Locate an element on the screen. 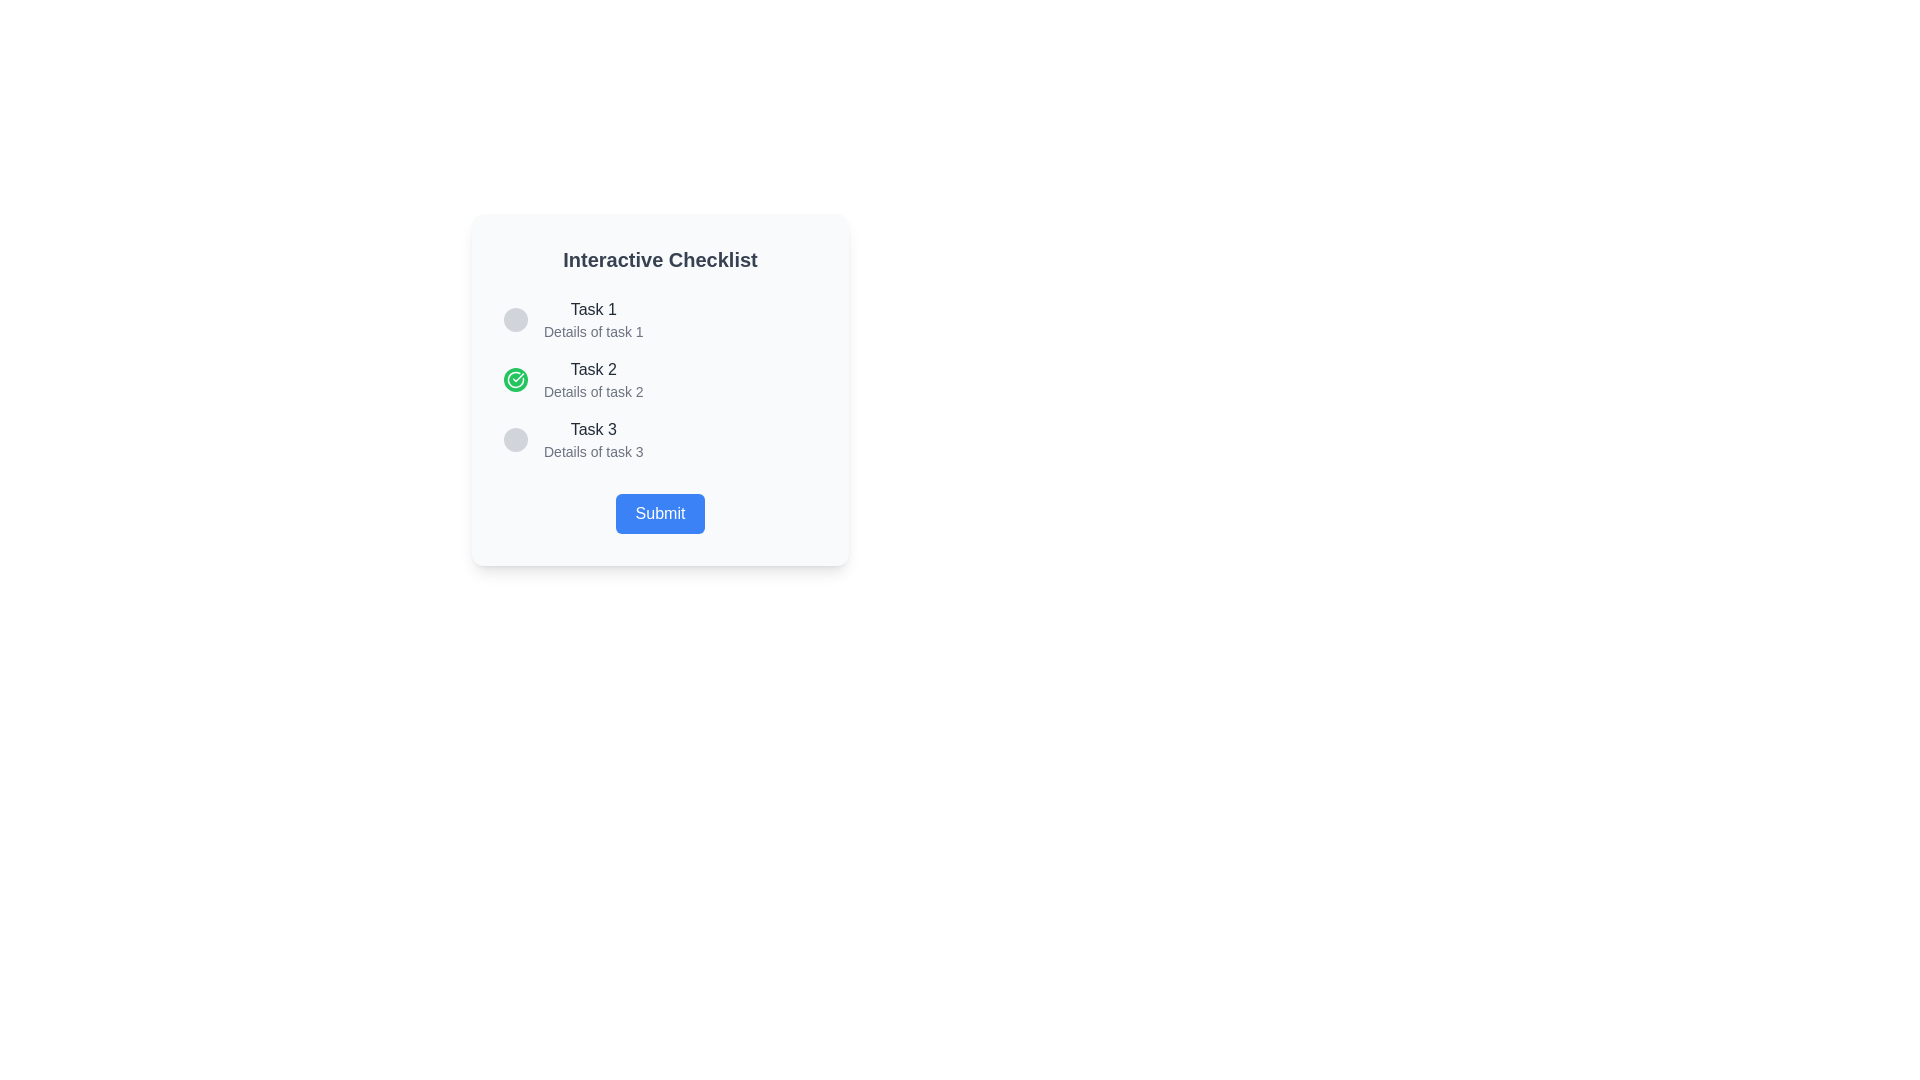 This screenshot has height=1080, width=1920. the submission button located centrally below the checklist interface is located at coordinates (660, 512).